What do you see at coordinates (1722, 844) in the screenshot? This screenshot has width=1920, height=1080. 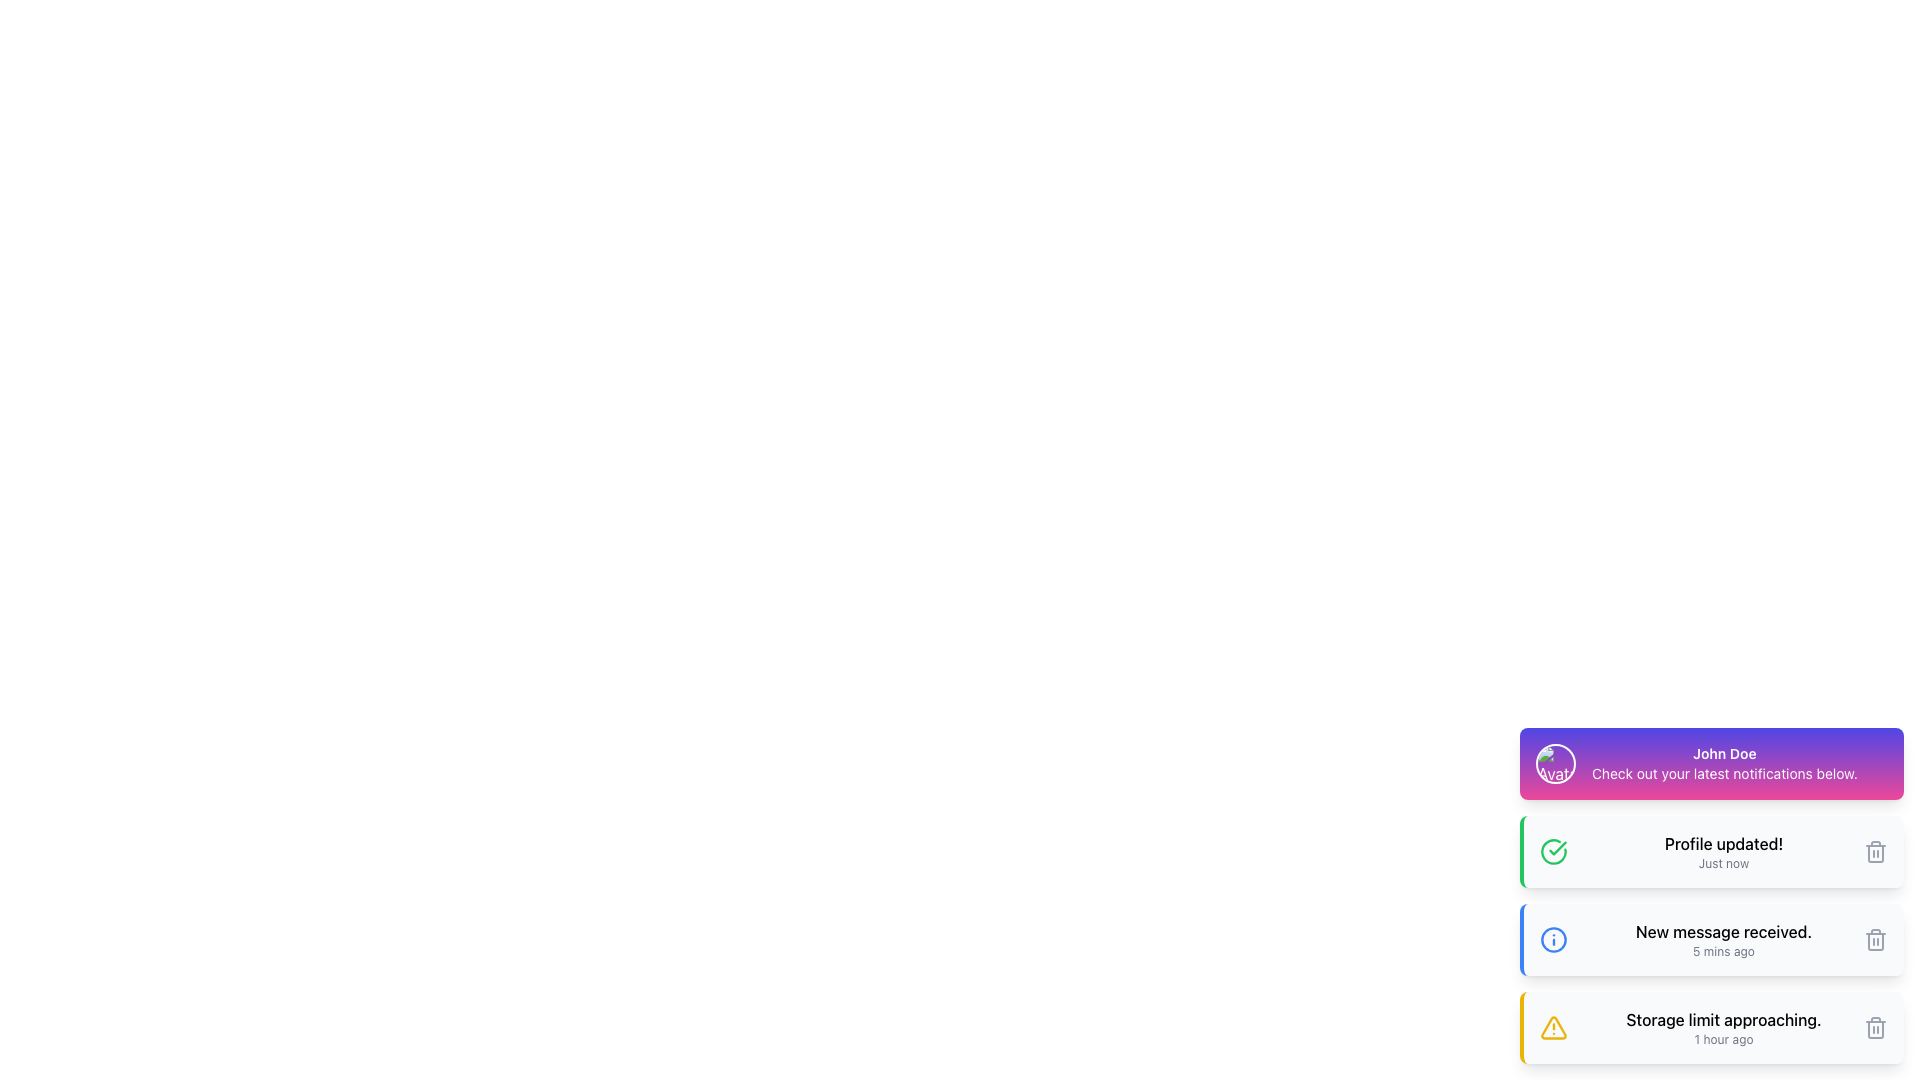 I see `text label displaying 'Profile updated!' located in the first notification card below 'John Doe' and above 'New message received.'` at bounding box center [1722, 844].